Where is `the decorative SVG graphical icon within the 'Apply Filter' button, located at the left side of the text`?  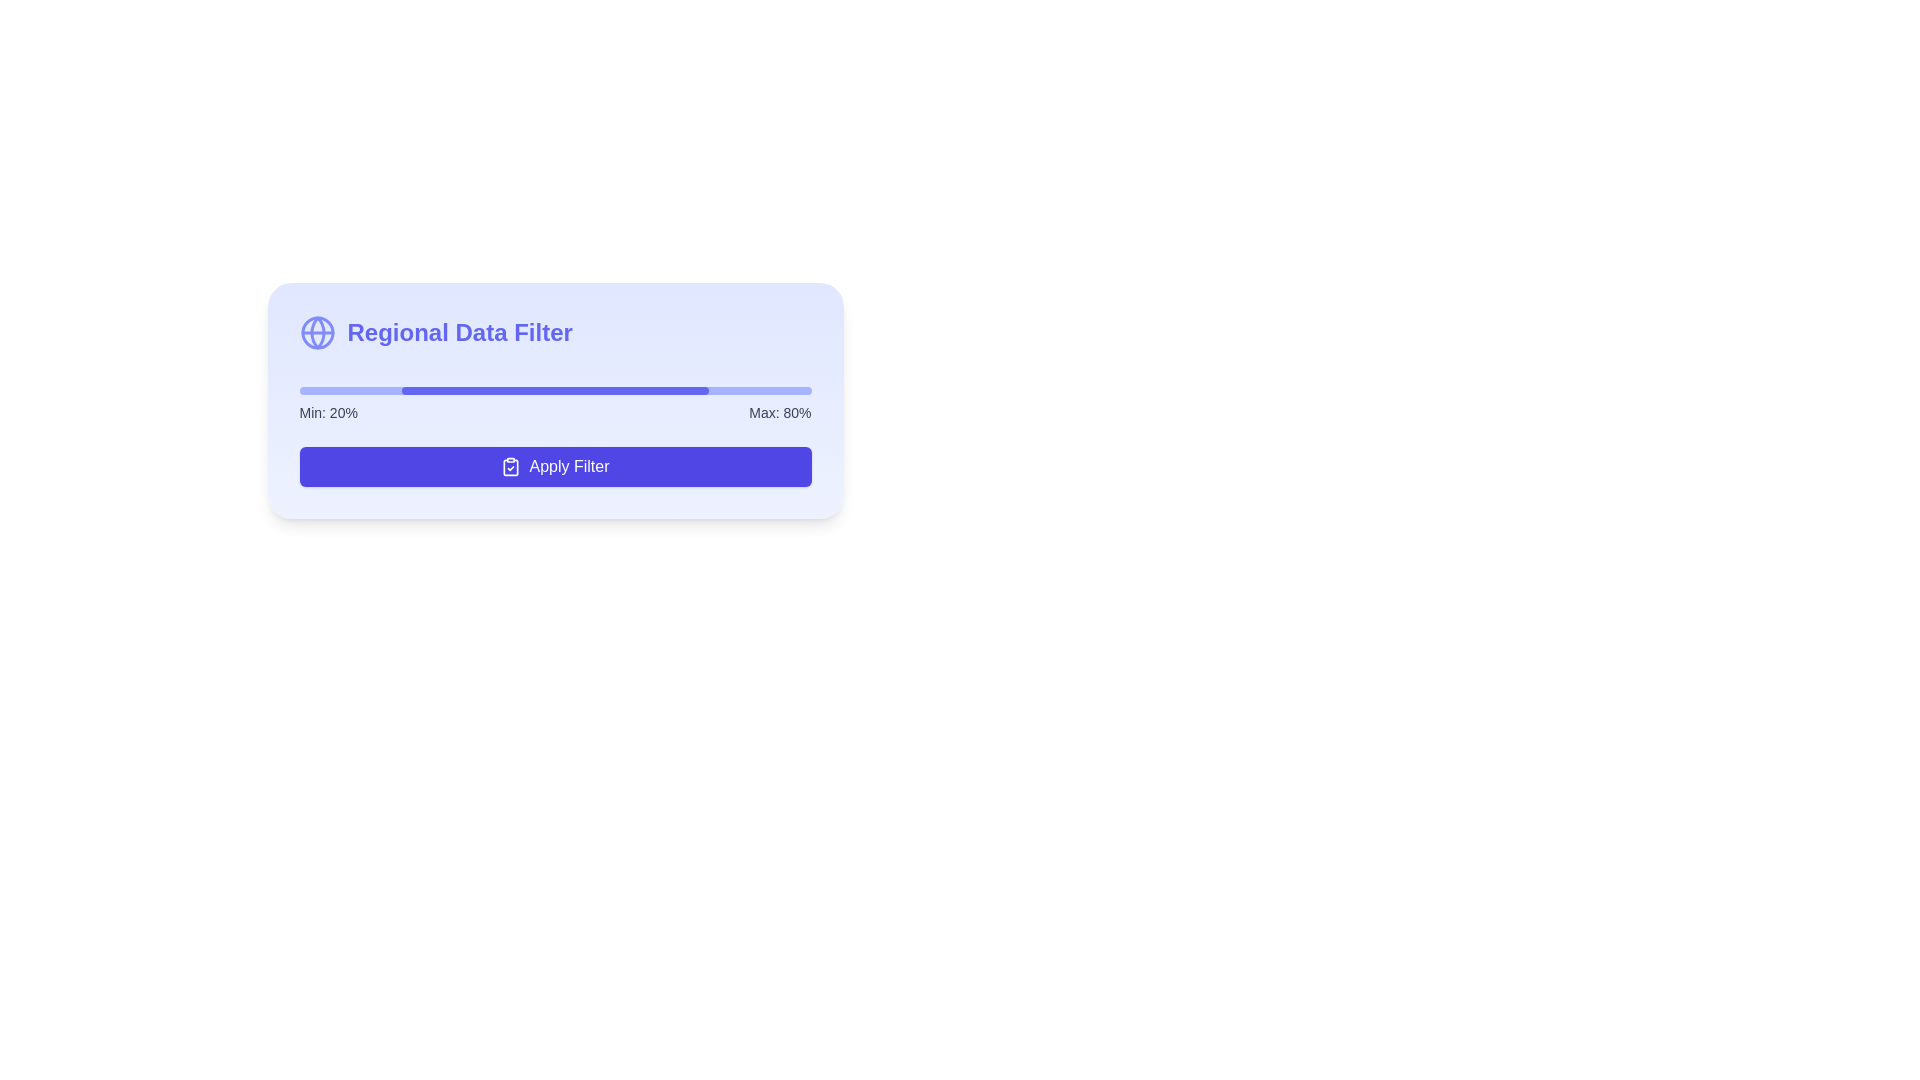 the decorative SVG graphical icon within the 'Apply Filter' button, located at the left side of the text is located at coordinates (511, 467).